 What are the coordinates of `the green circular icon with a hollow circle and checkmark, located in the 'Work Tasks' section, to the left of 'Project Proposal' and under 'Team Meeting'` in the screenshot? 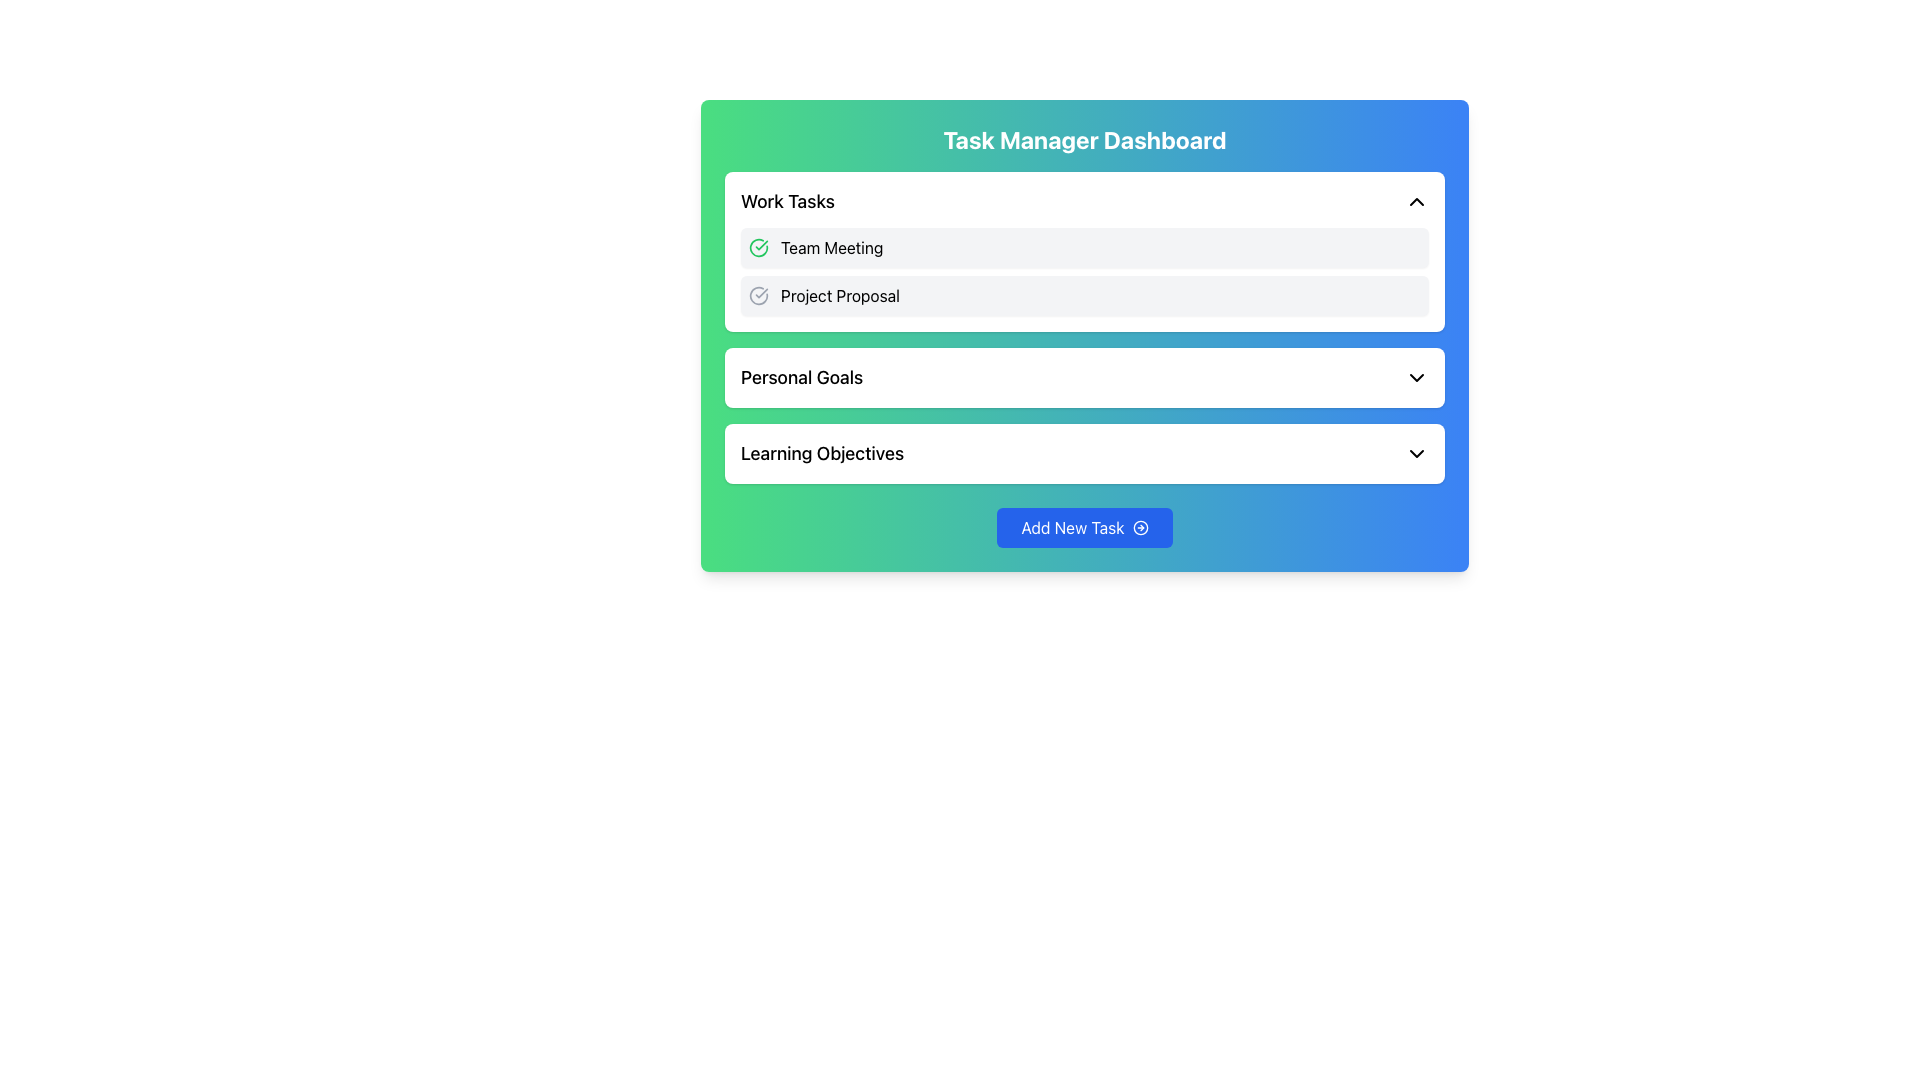 It's located at (757, 246).